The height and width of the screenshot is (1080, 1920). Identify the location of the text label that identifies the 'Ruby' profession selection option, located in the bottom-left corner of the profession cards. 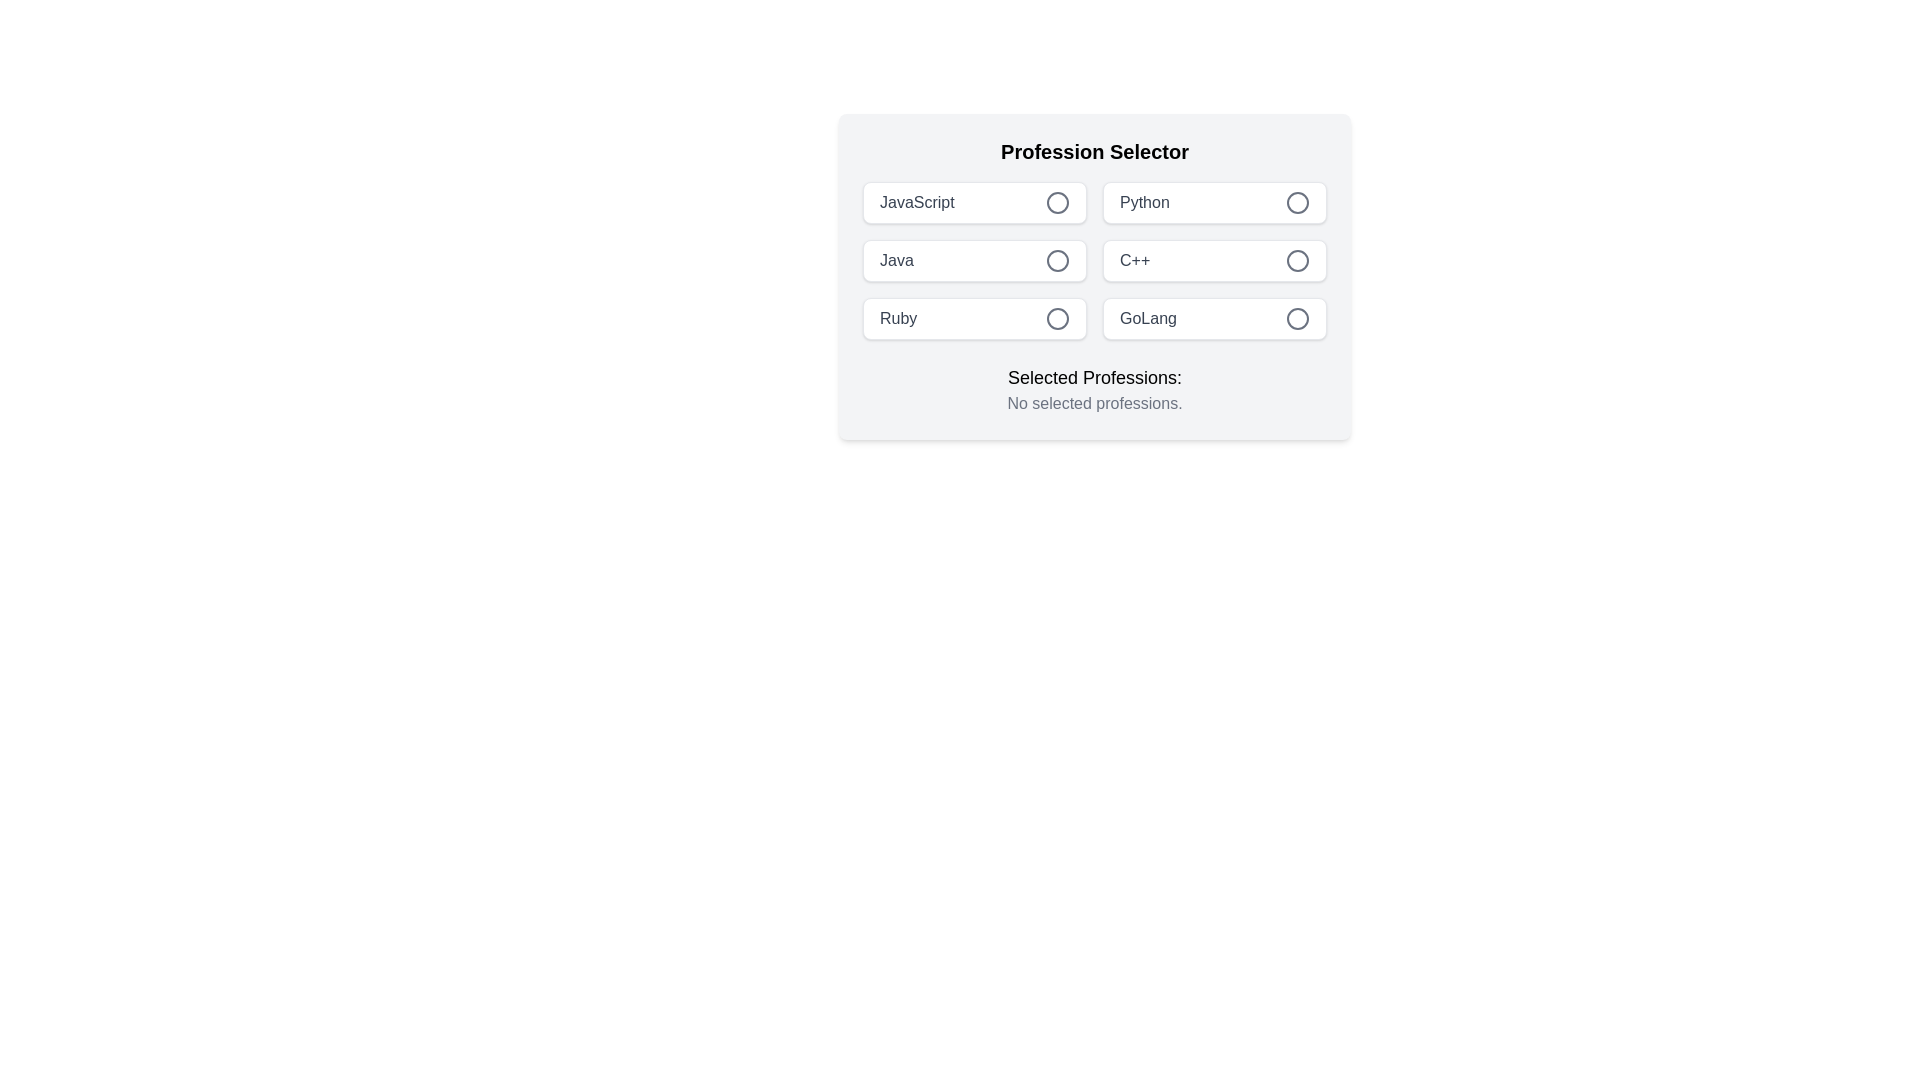
(897, 318).